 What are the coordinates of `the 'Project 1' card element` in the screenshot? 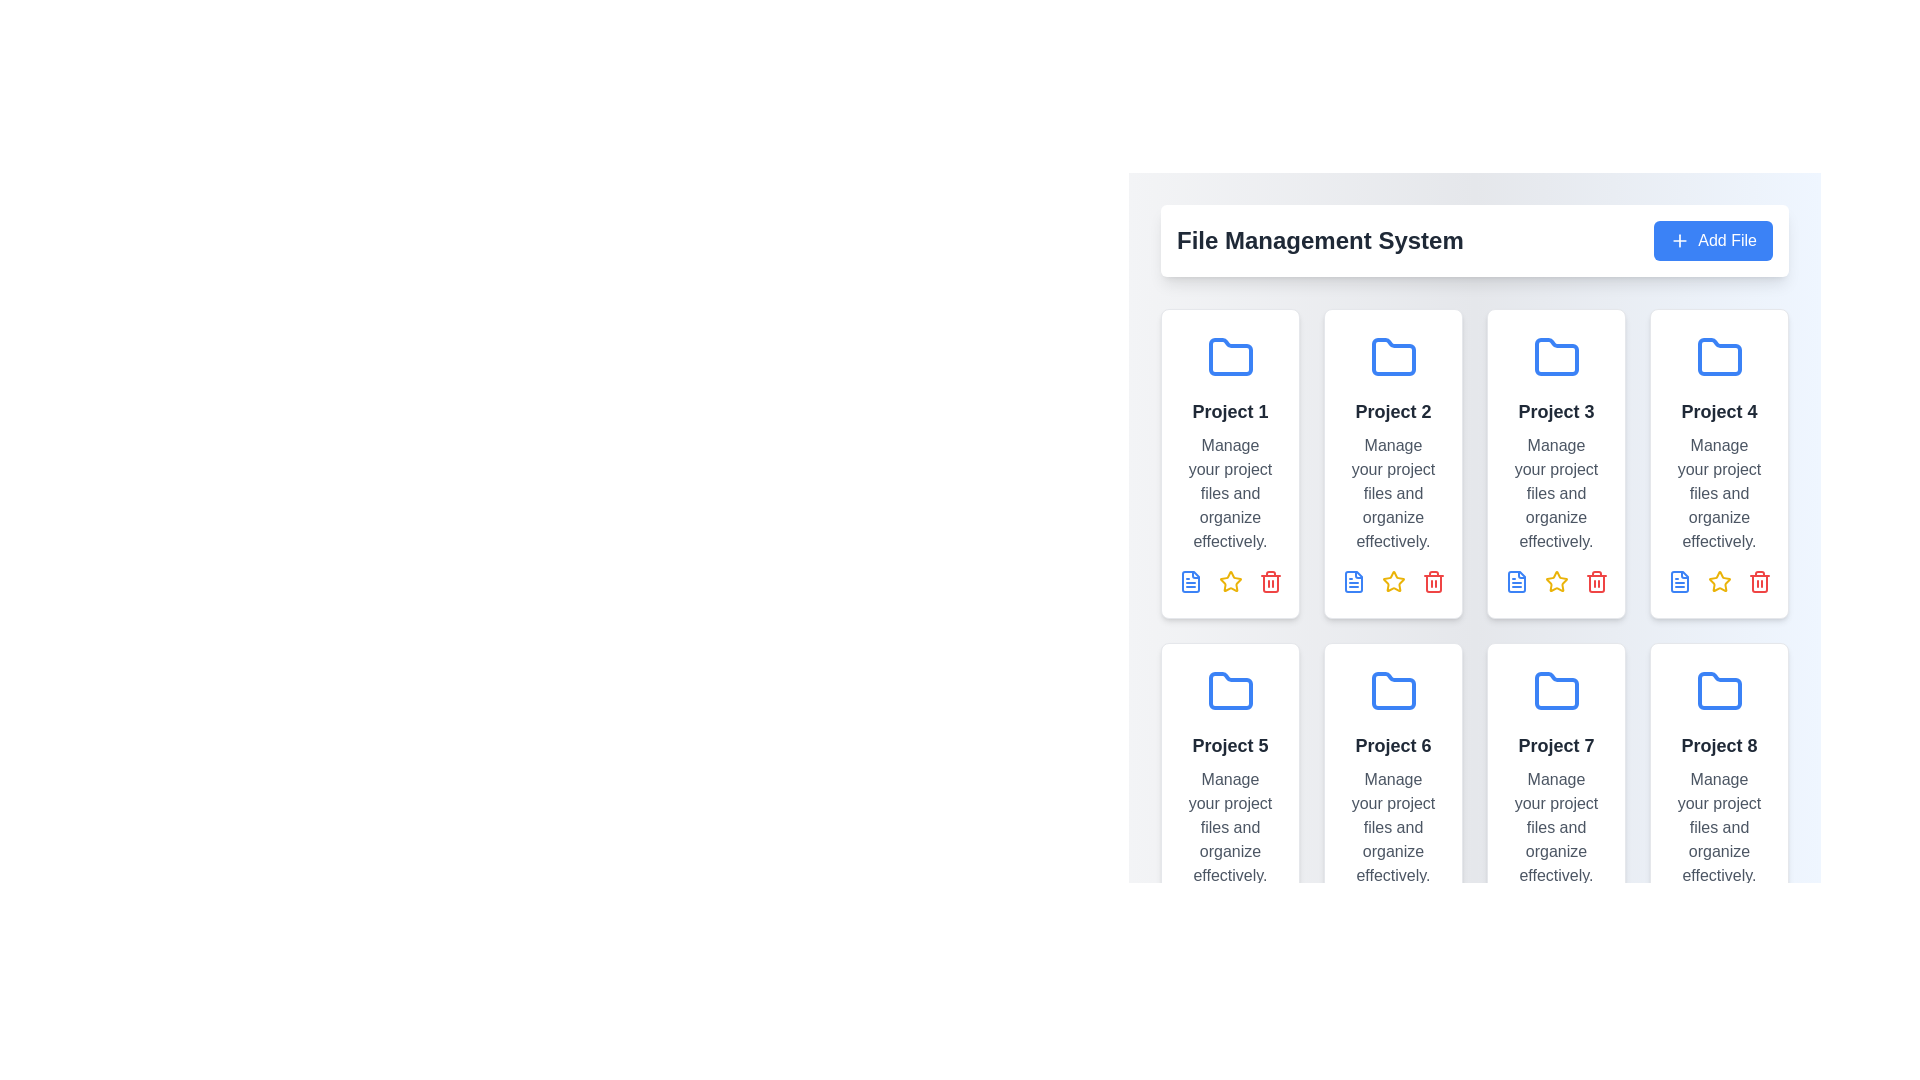 It's located at (1229, 463).